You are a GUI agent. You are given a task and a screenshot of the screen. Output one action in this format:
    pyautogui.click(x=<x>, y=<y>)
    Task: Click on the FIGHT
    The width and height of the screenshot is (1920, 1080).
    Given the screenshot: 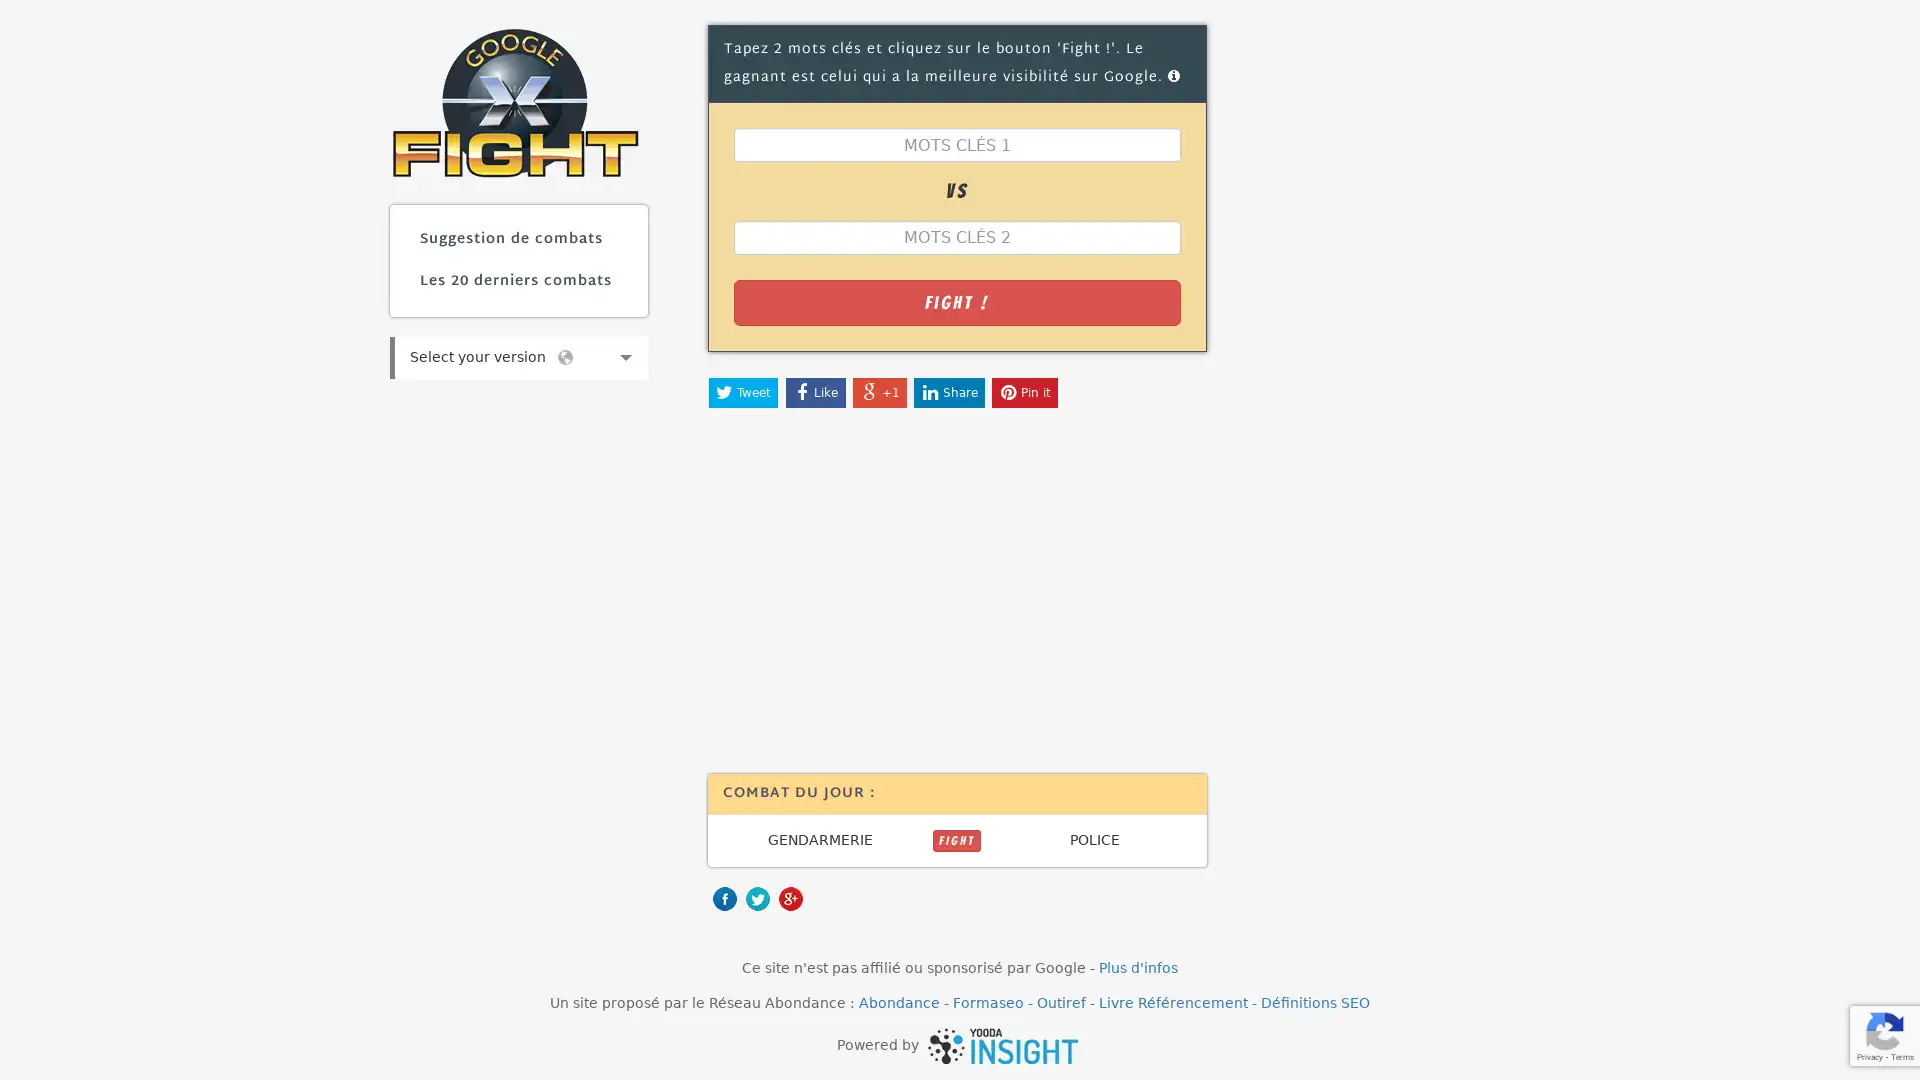 What is the action you would take?
    pyautogui.click(x=955, y=840)
    